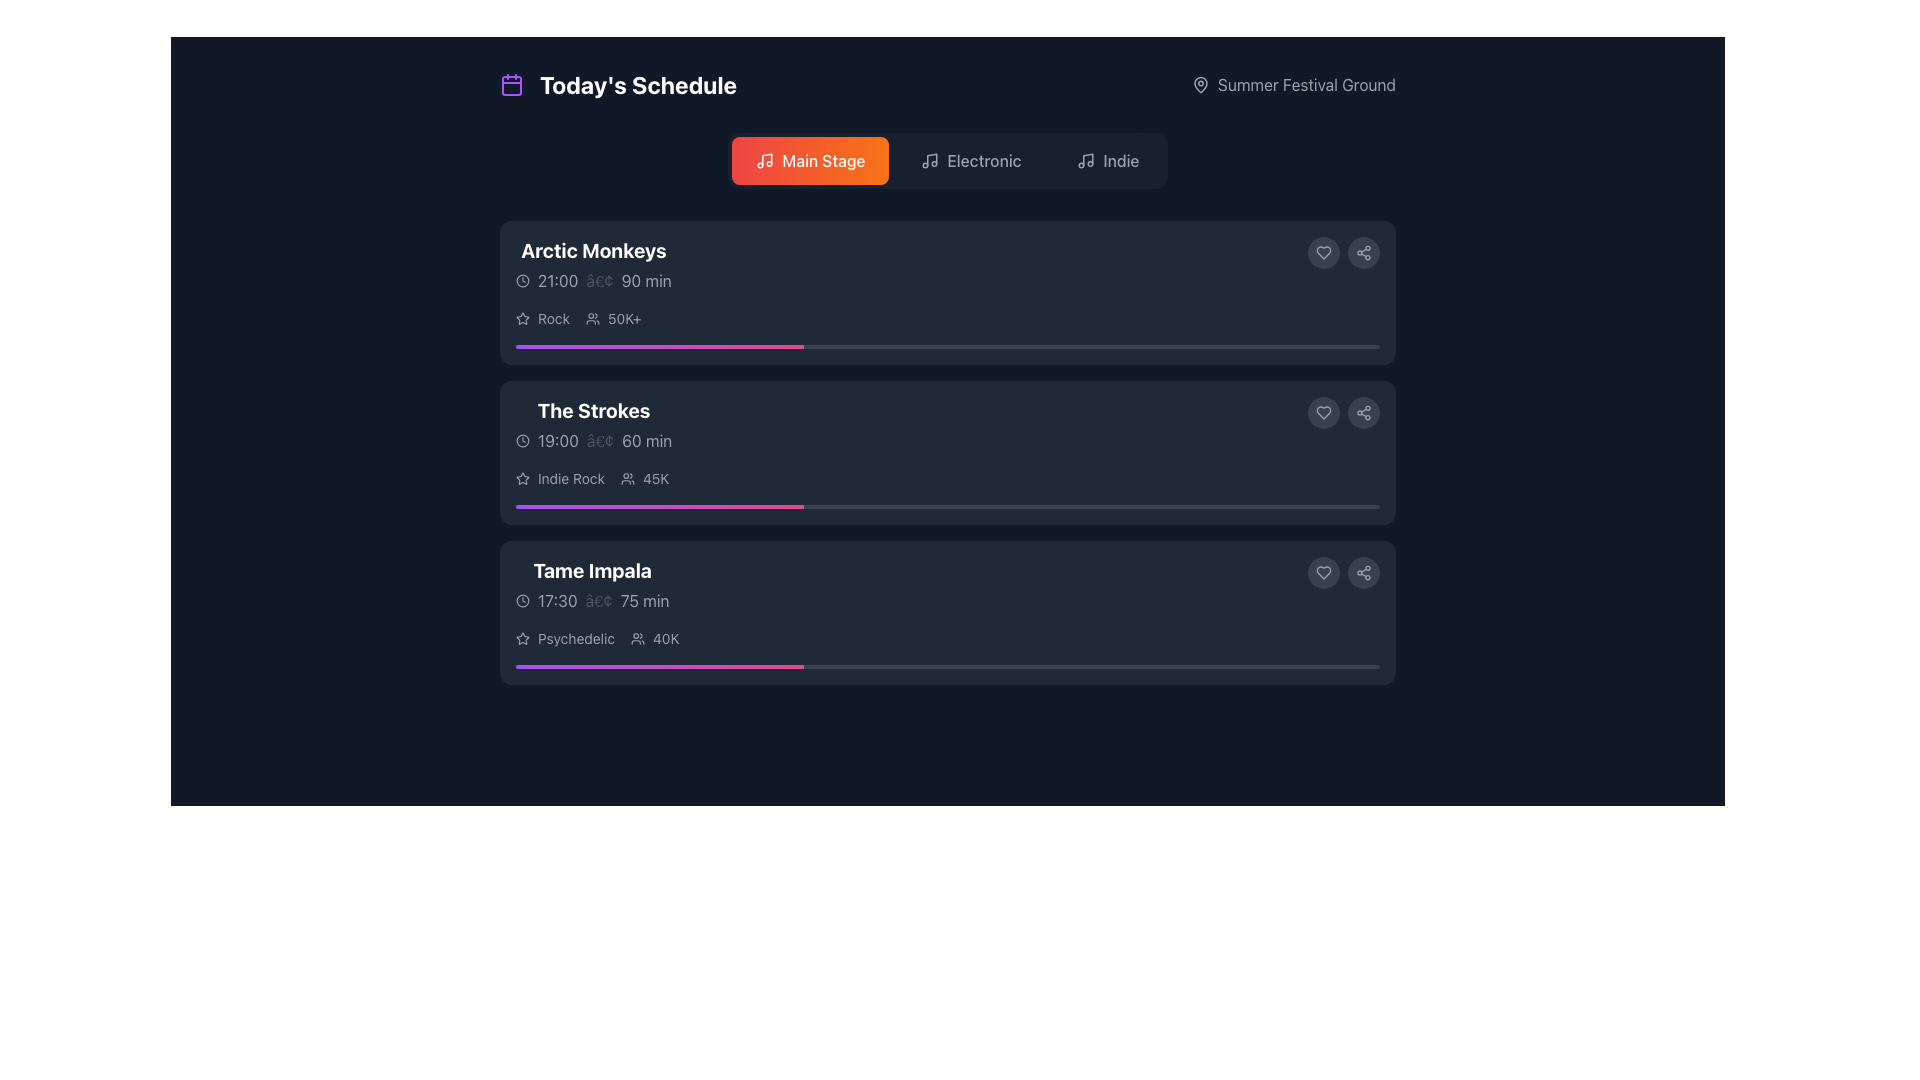 The height and width of the screenshot is (1080, 1920). What do you see at coordinates (591, 600) in the screenshot?
I see `the time and duration information displayed in the label with a clock icon and text '17:30 • 75 min' under the list item titled 'Tame Impala'` at bounding box center [591, 600].